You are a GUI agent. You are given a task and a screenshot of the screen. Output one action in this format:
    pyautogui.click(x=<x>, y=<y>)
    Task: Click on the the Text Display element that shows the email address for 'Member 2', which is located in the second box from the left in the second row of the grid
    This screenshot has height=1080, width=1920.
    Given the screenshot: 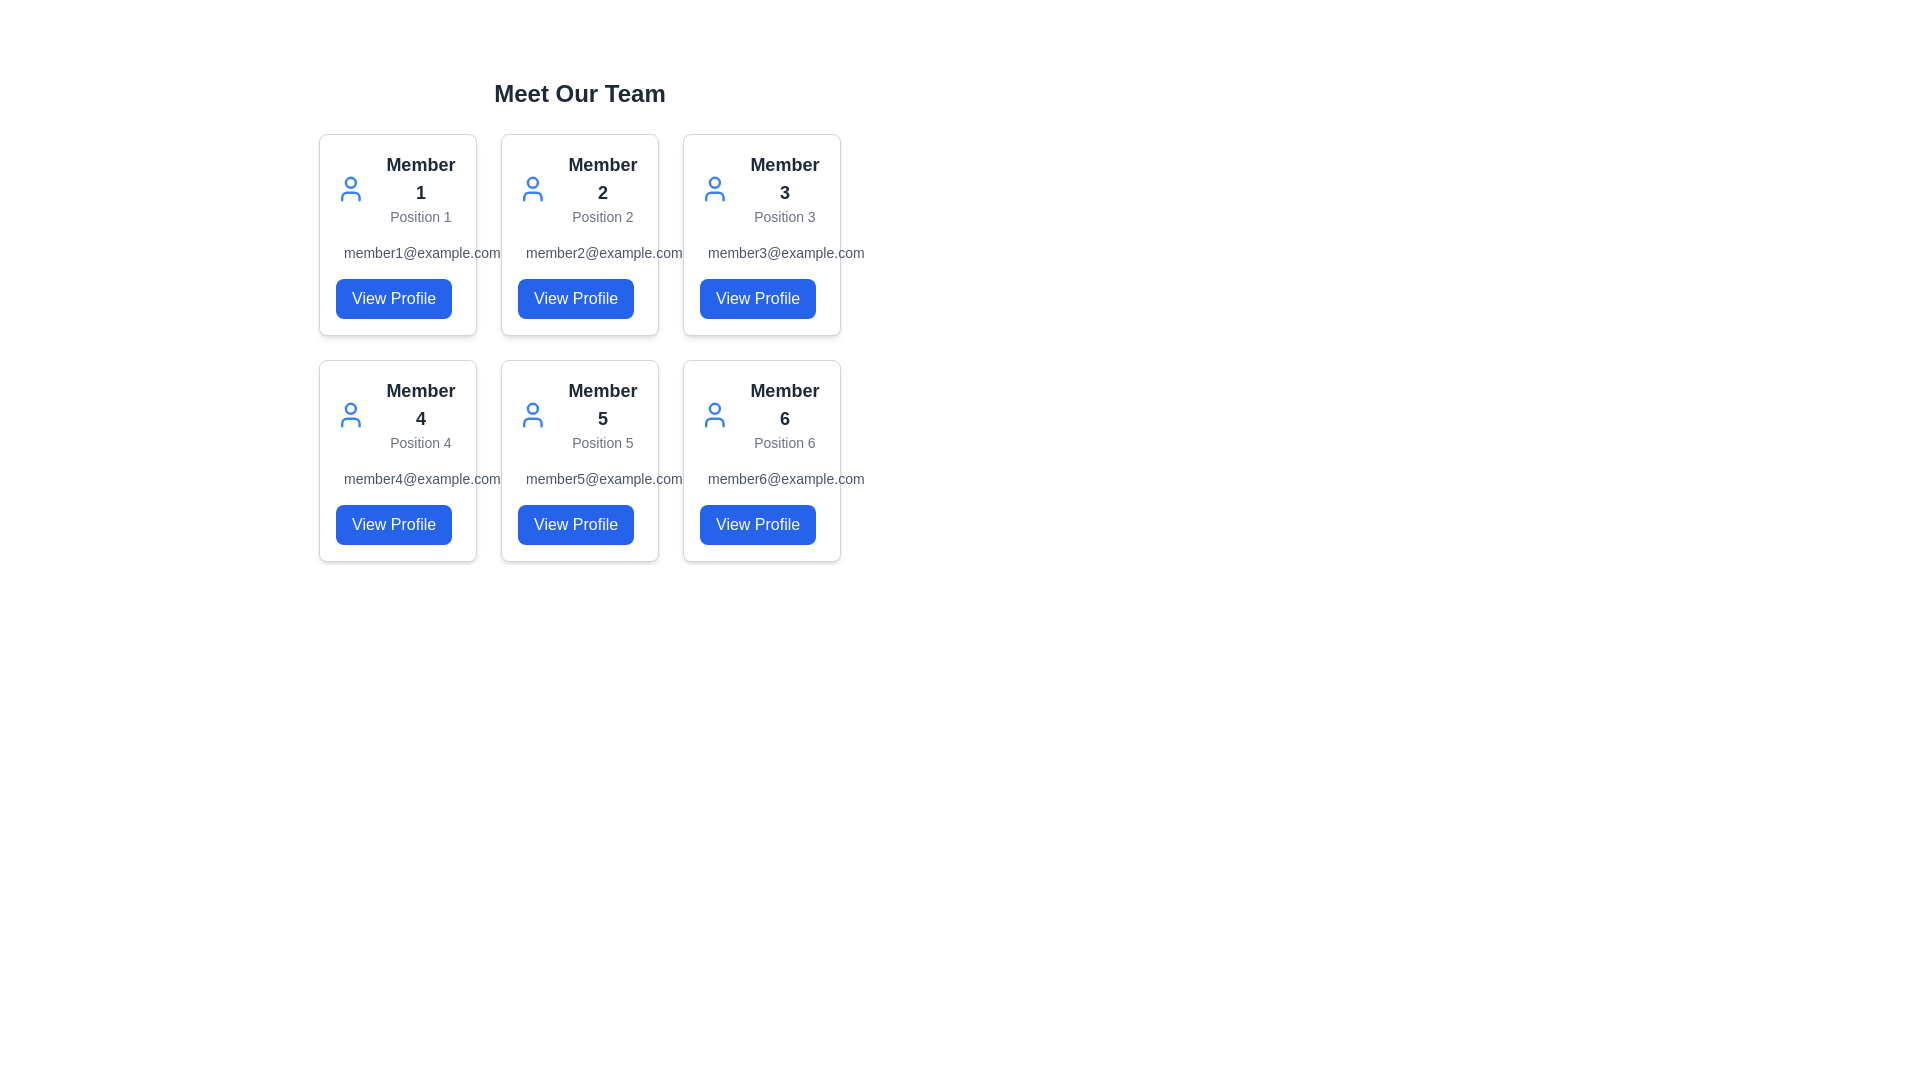 What is the action you would take?
    pyautogui.click(x=579, y=252)
    